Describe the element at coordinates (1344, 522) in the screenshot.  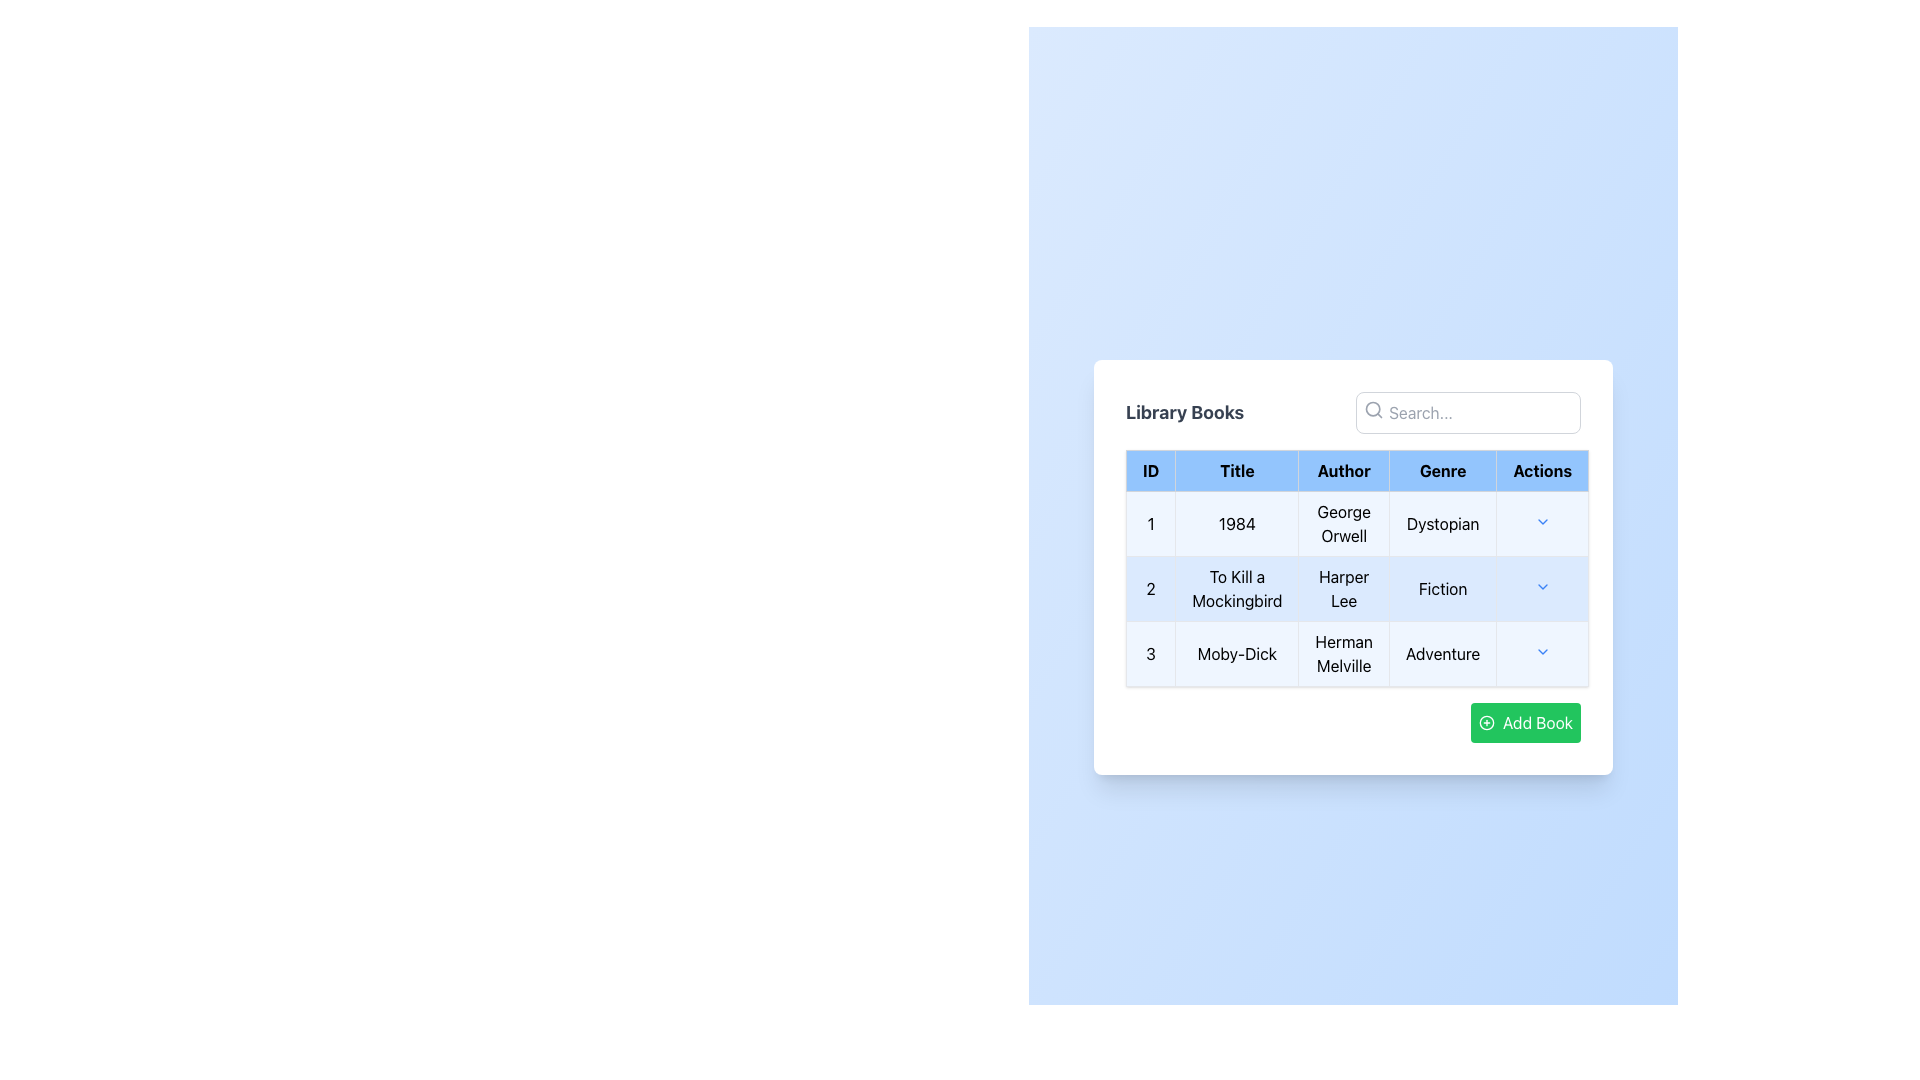
I see `the Text display showing the author name 'George Orwell' in the 'Author' column of the first entry of the table for the book '1984'` at that location.